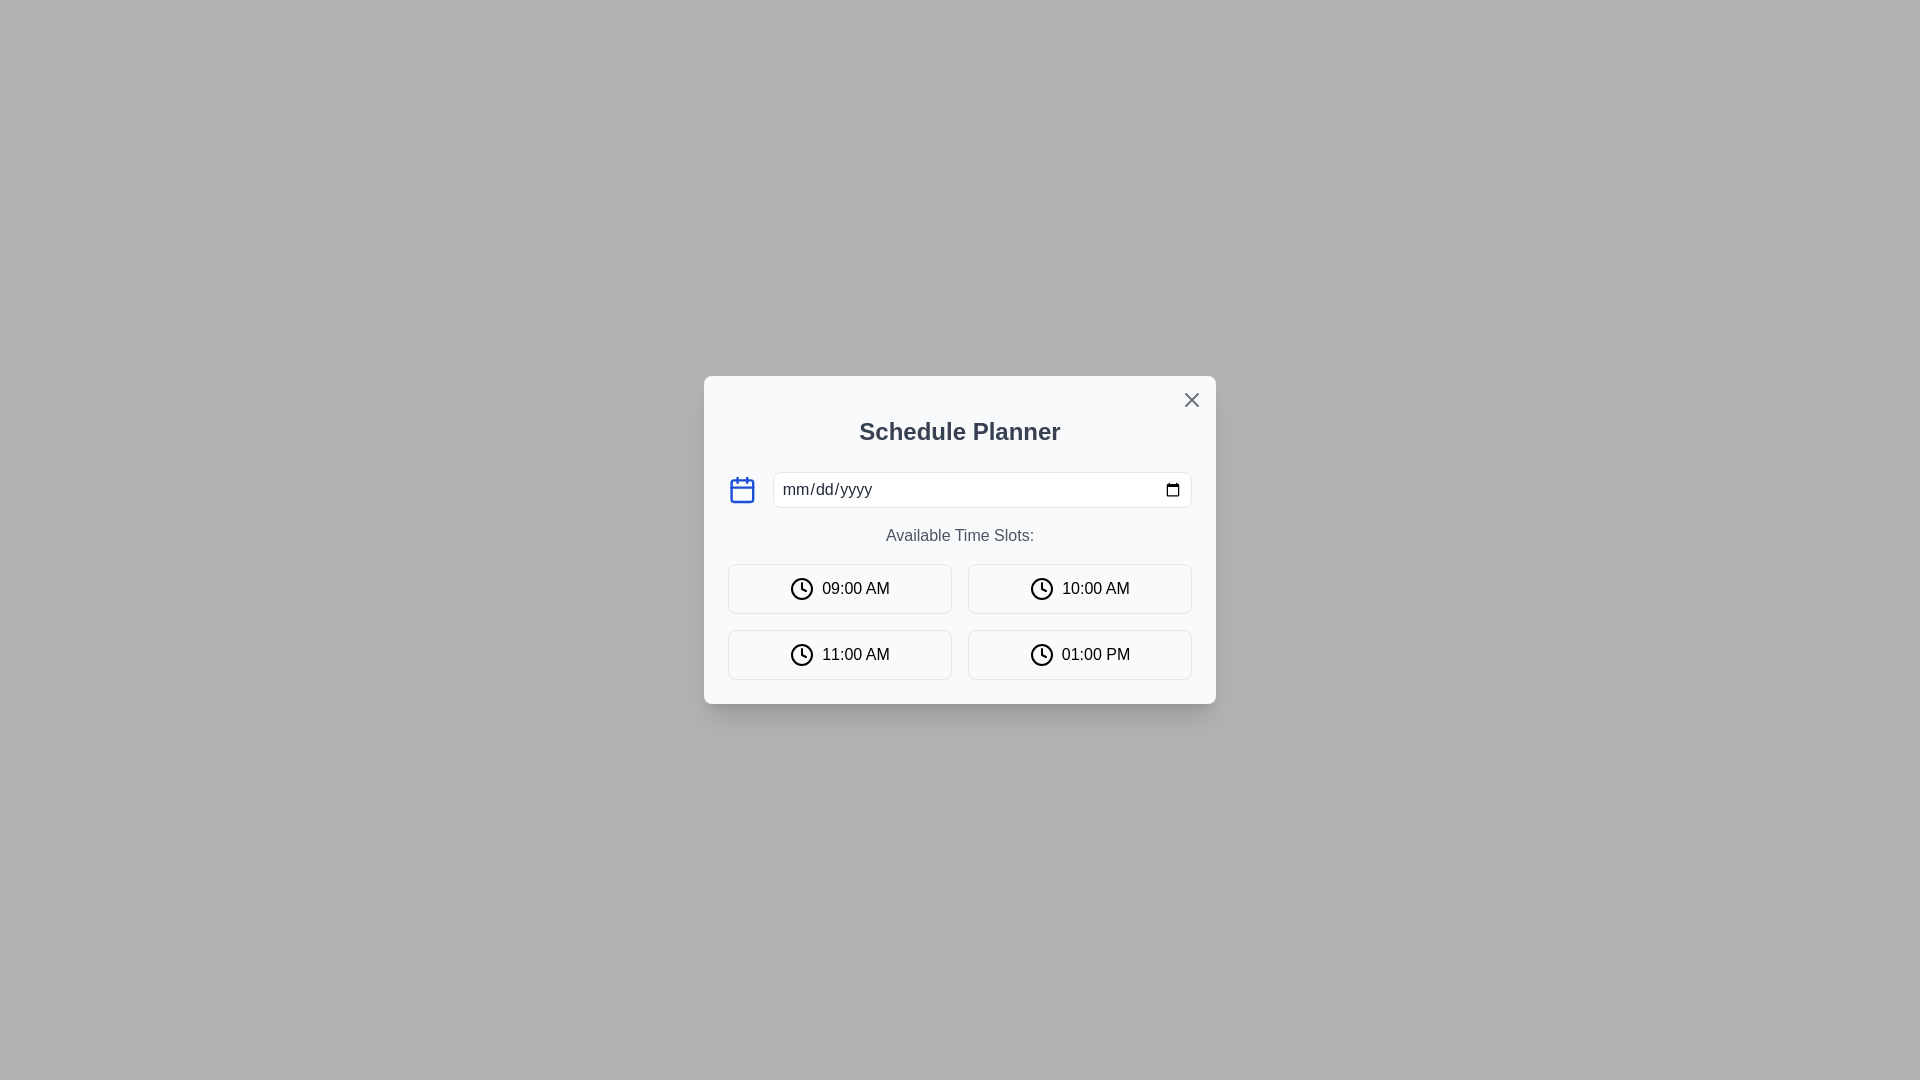  I want to click on the selectable time slot button for '09:00 AM' in the 'Available Time Slots' section of the 'Schedule Planner' modal, so click(840, 588).